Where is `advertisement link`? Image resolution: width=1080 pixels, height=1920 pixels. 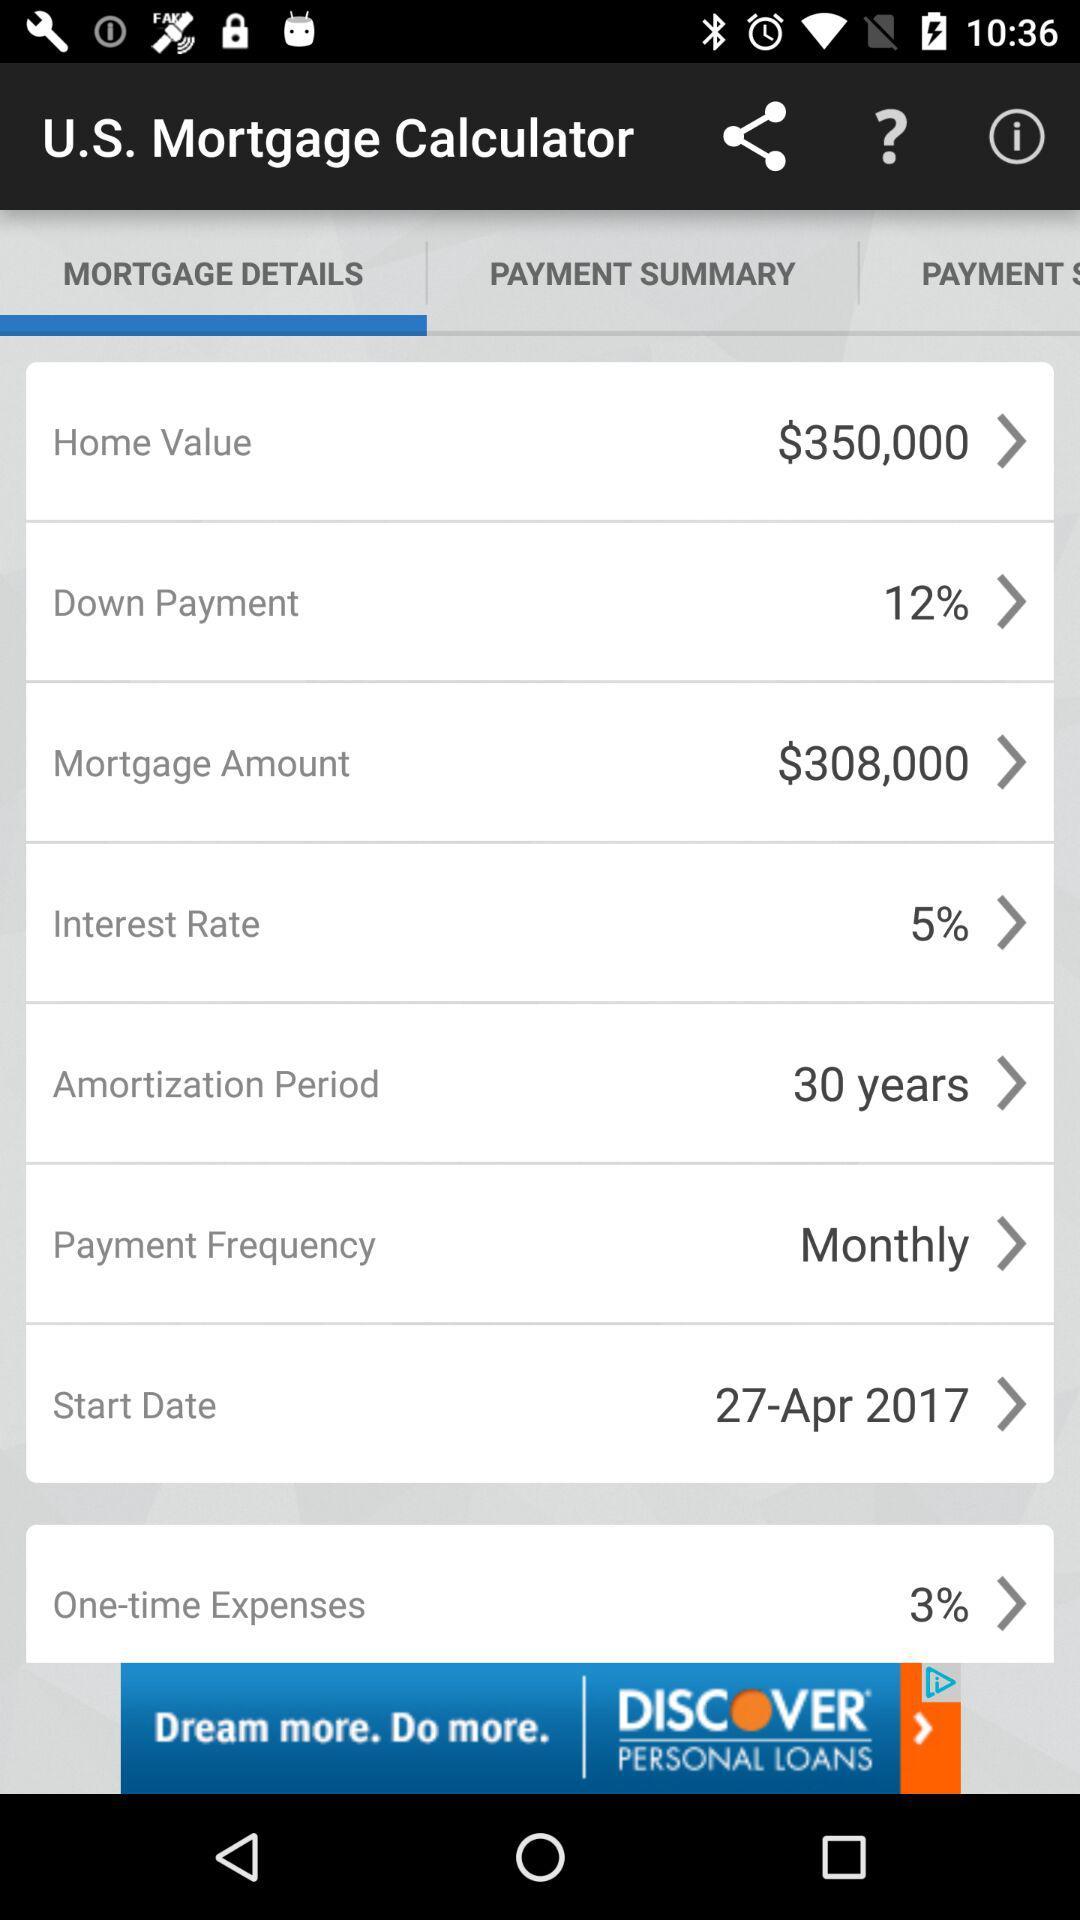 advertisement link is located at coordinates (540, 1727).